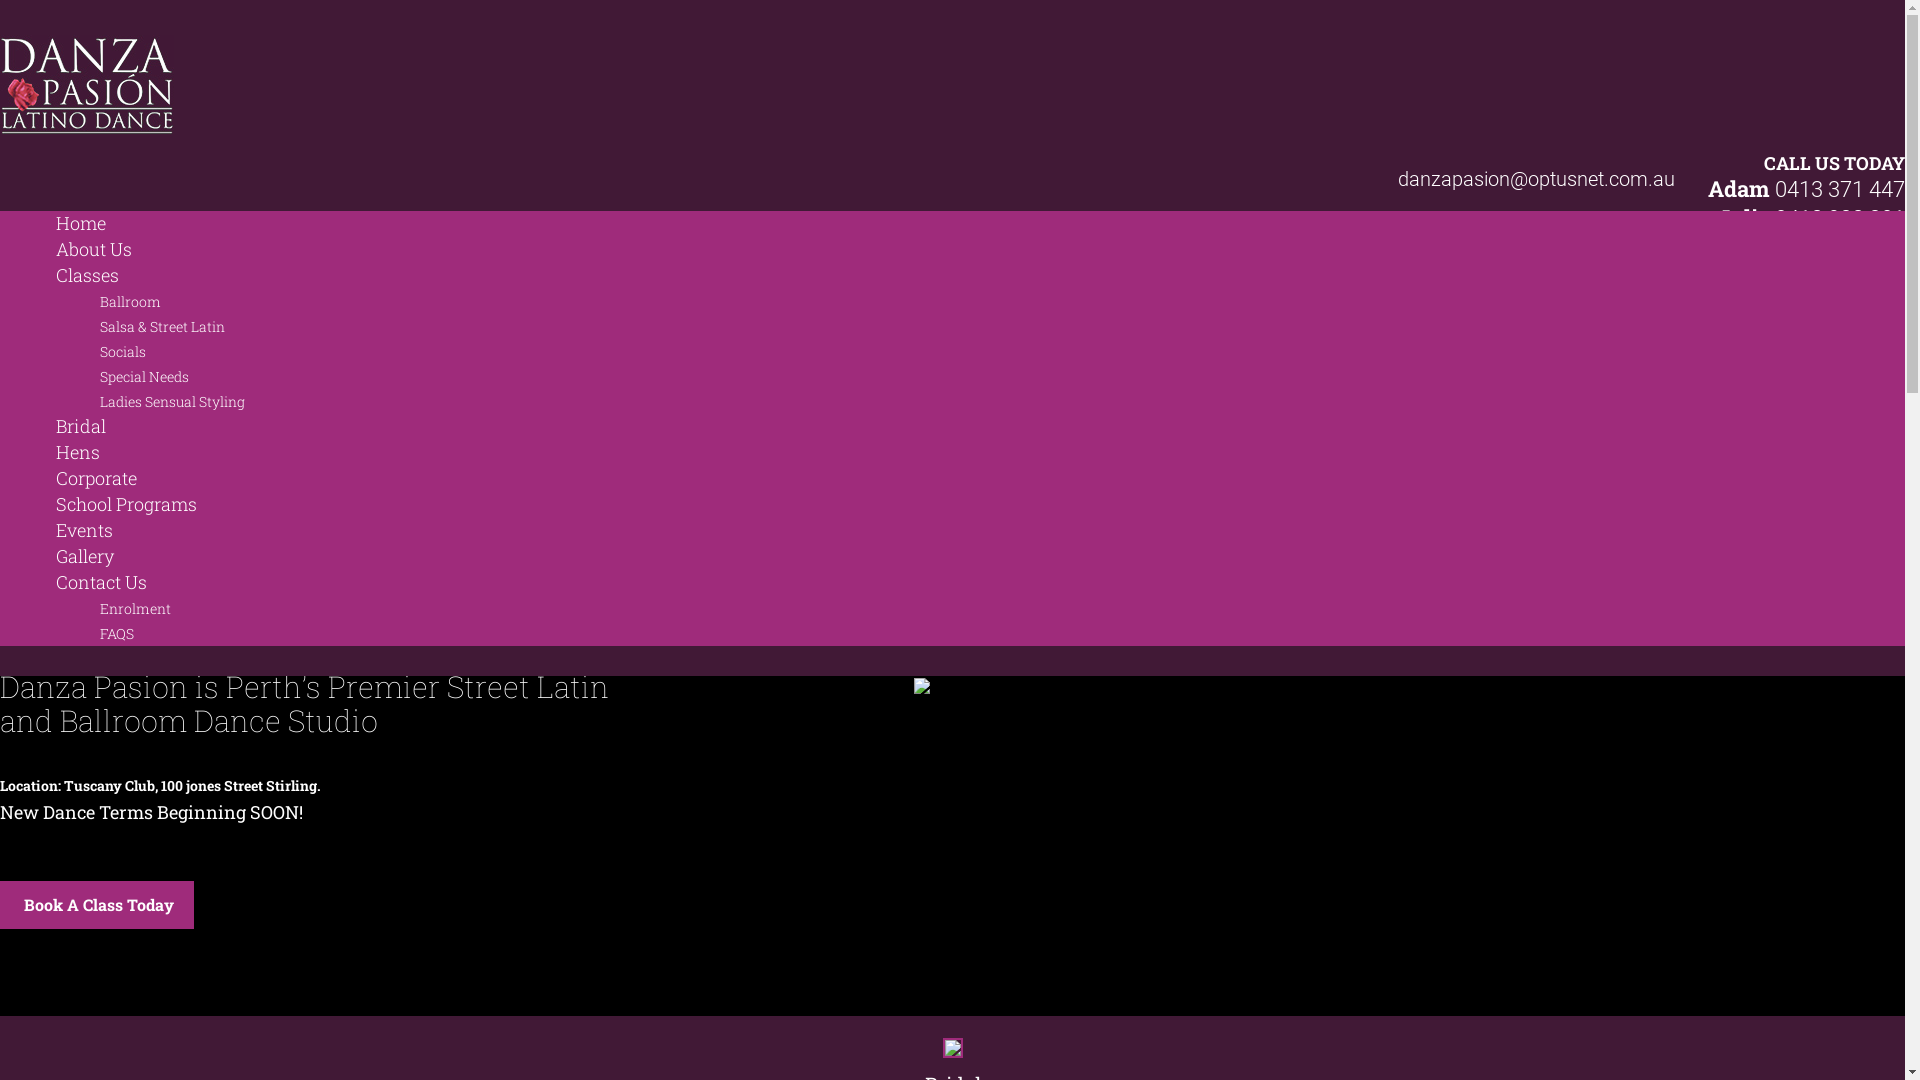 The width and height of the screenshot is (1920, 1080). What do you see at coordinates (1535, 177) in the screenshot?
I see `'danzapasion@optusnet.com.au'` at bounding box center [1535, 177].